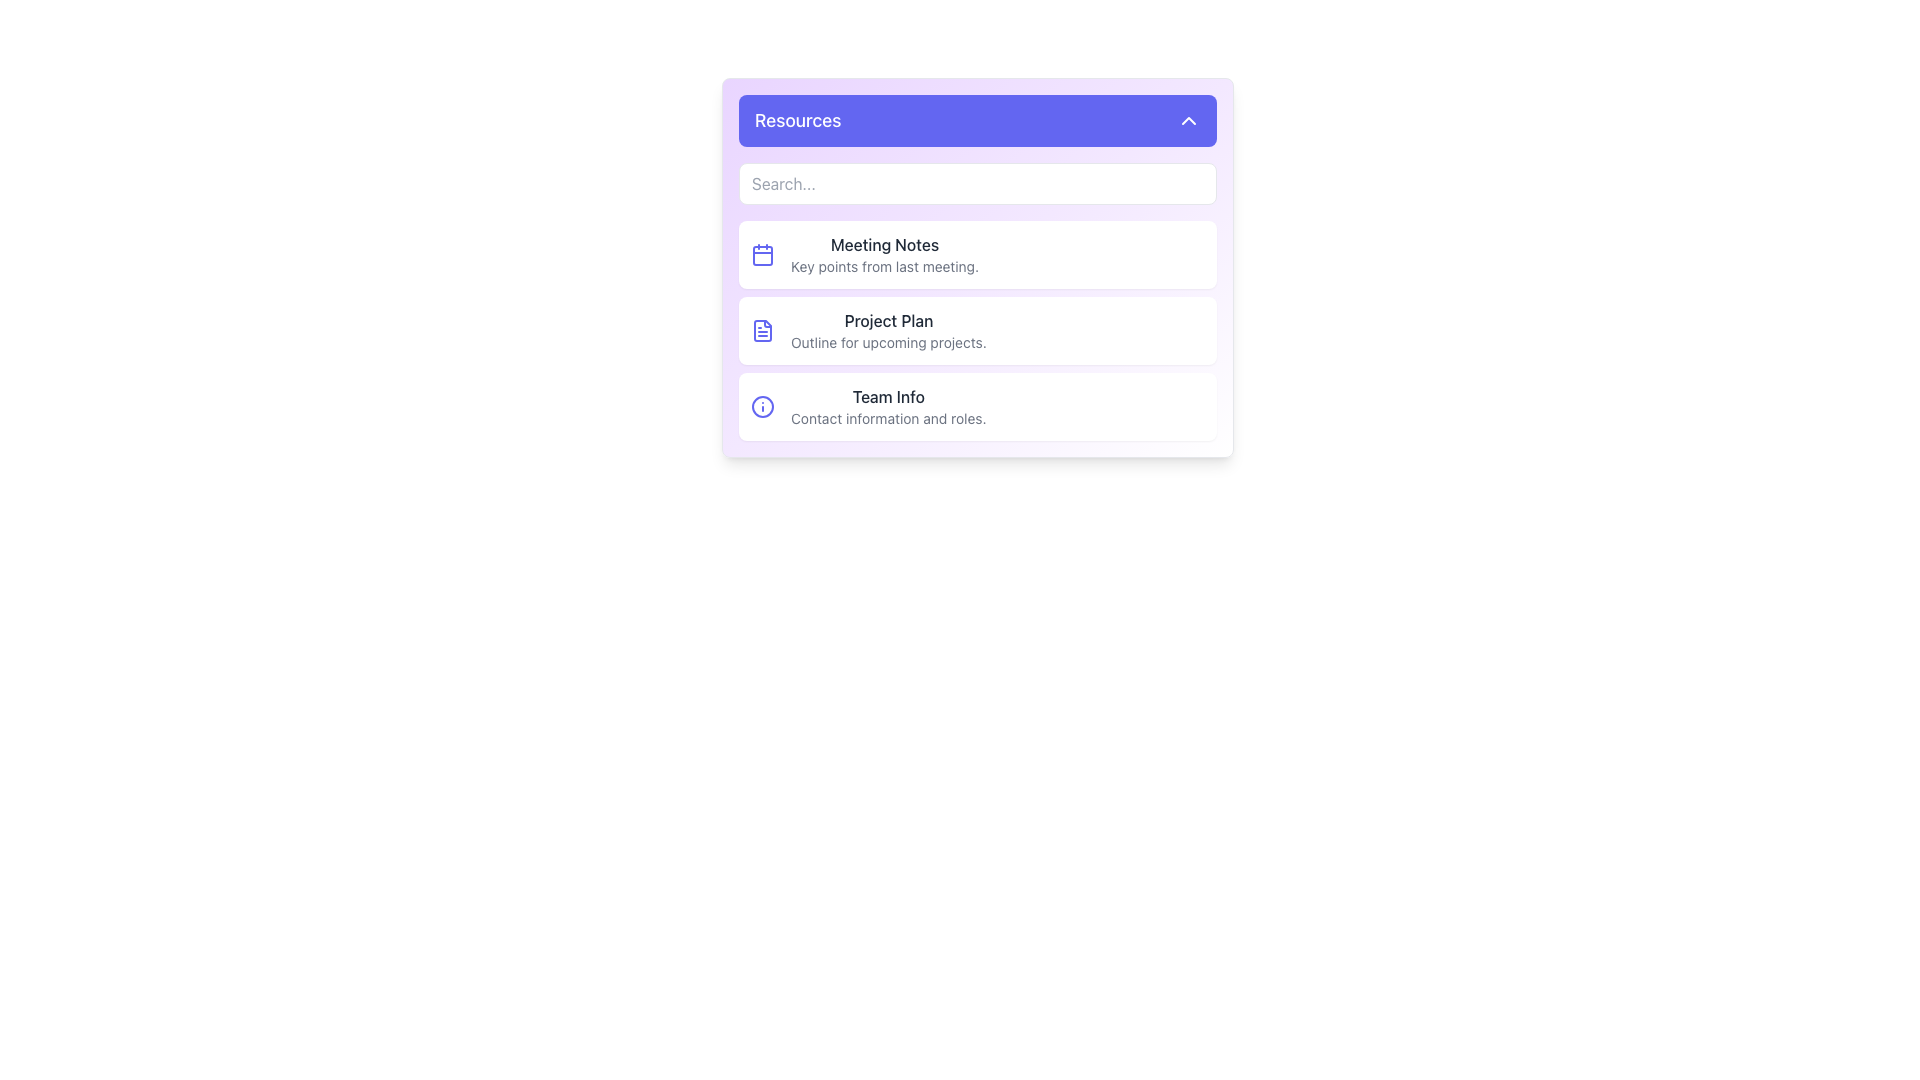  Describe the element at coordinates (884, 244) in the screenshot. I see `the 'Meeting Notes' title element` at that location.